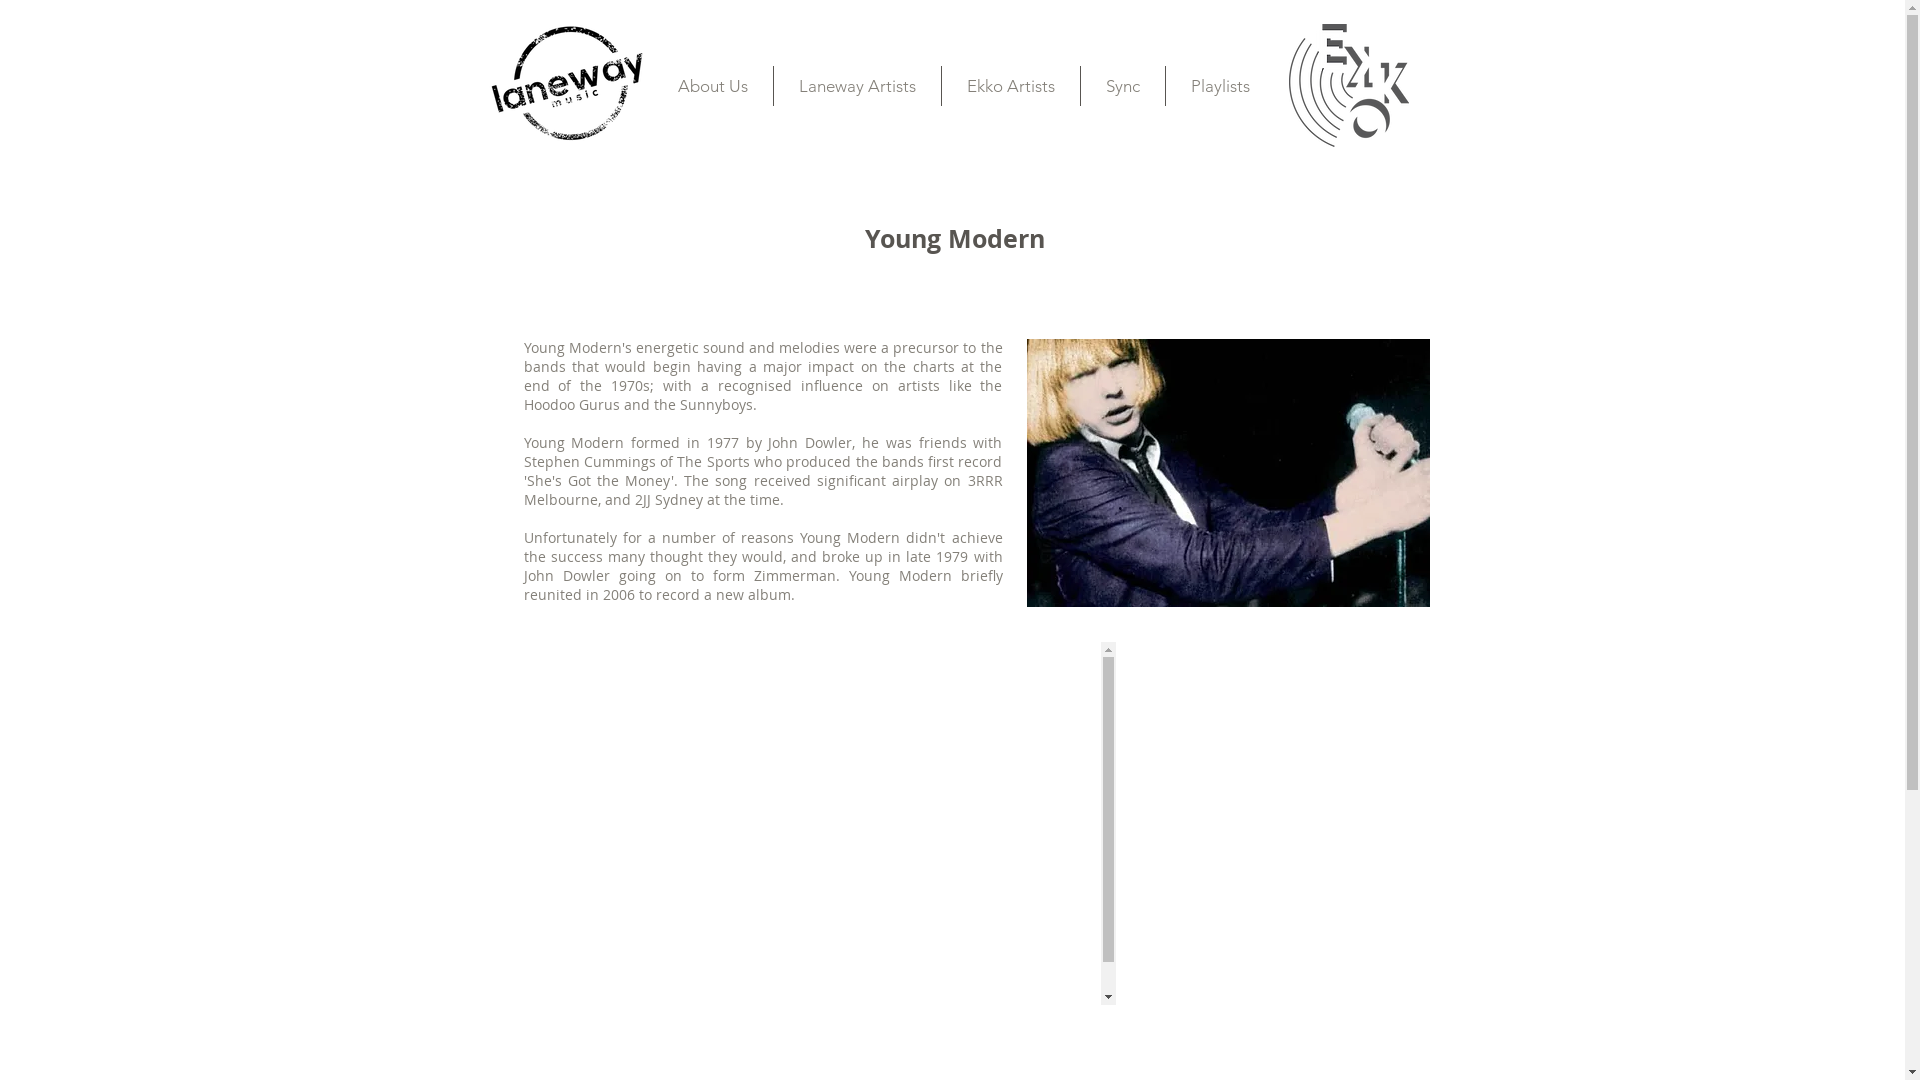  Describe the element at coordinates (711, 84) in the screenshot. I see `'About Us'` at that location.